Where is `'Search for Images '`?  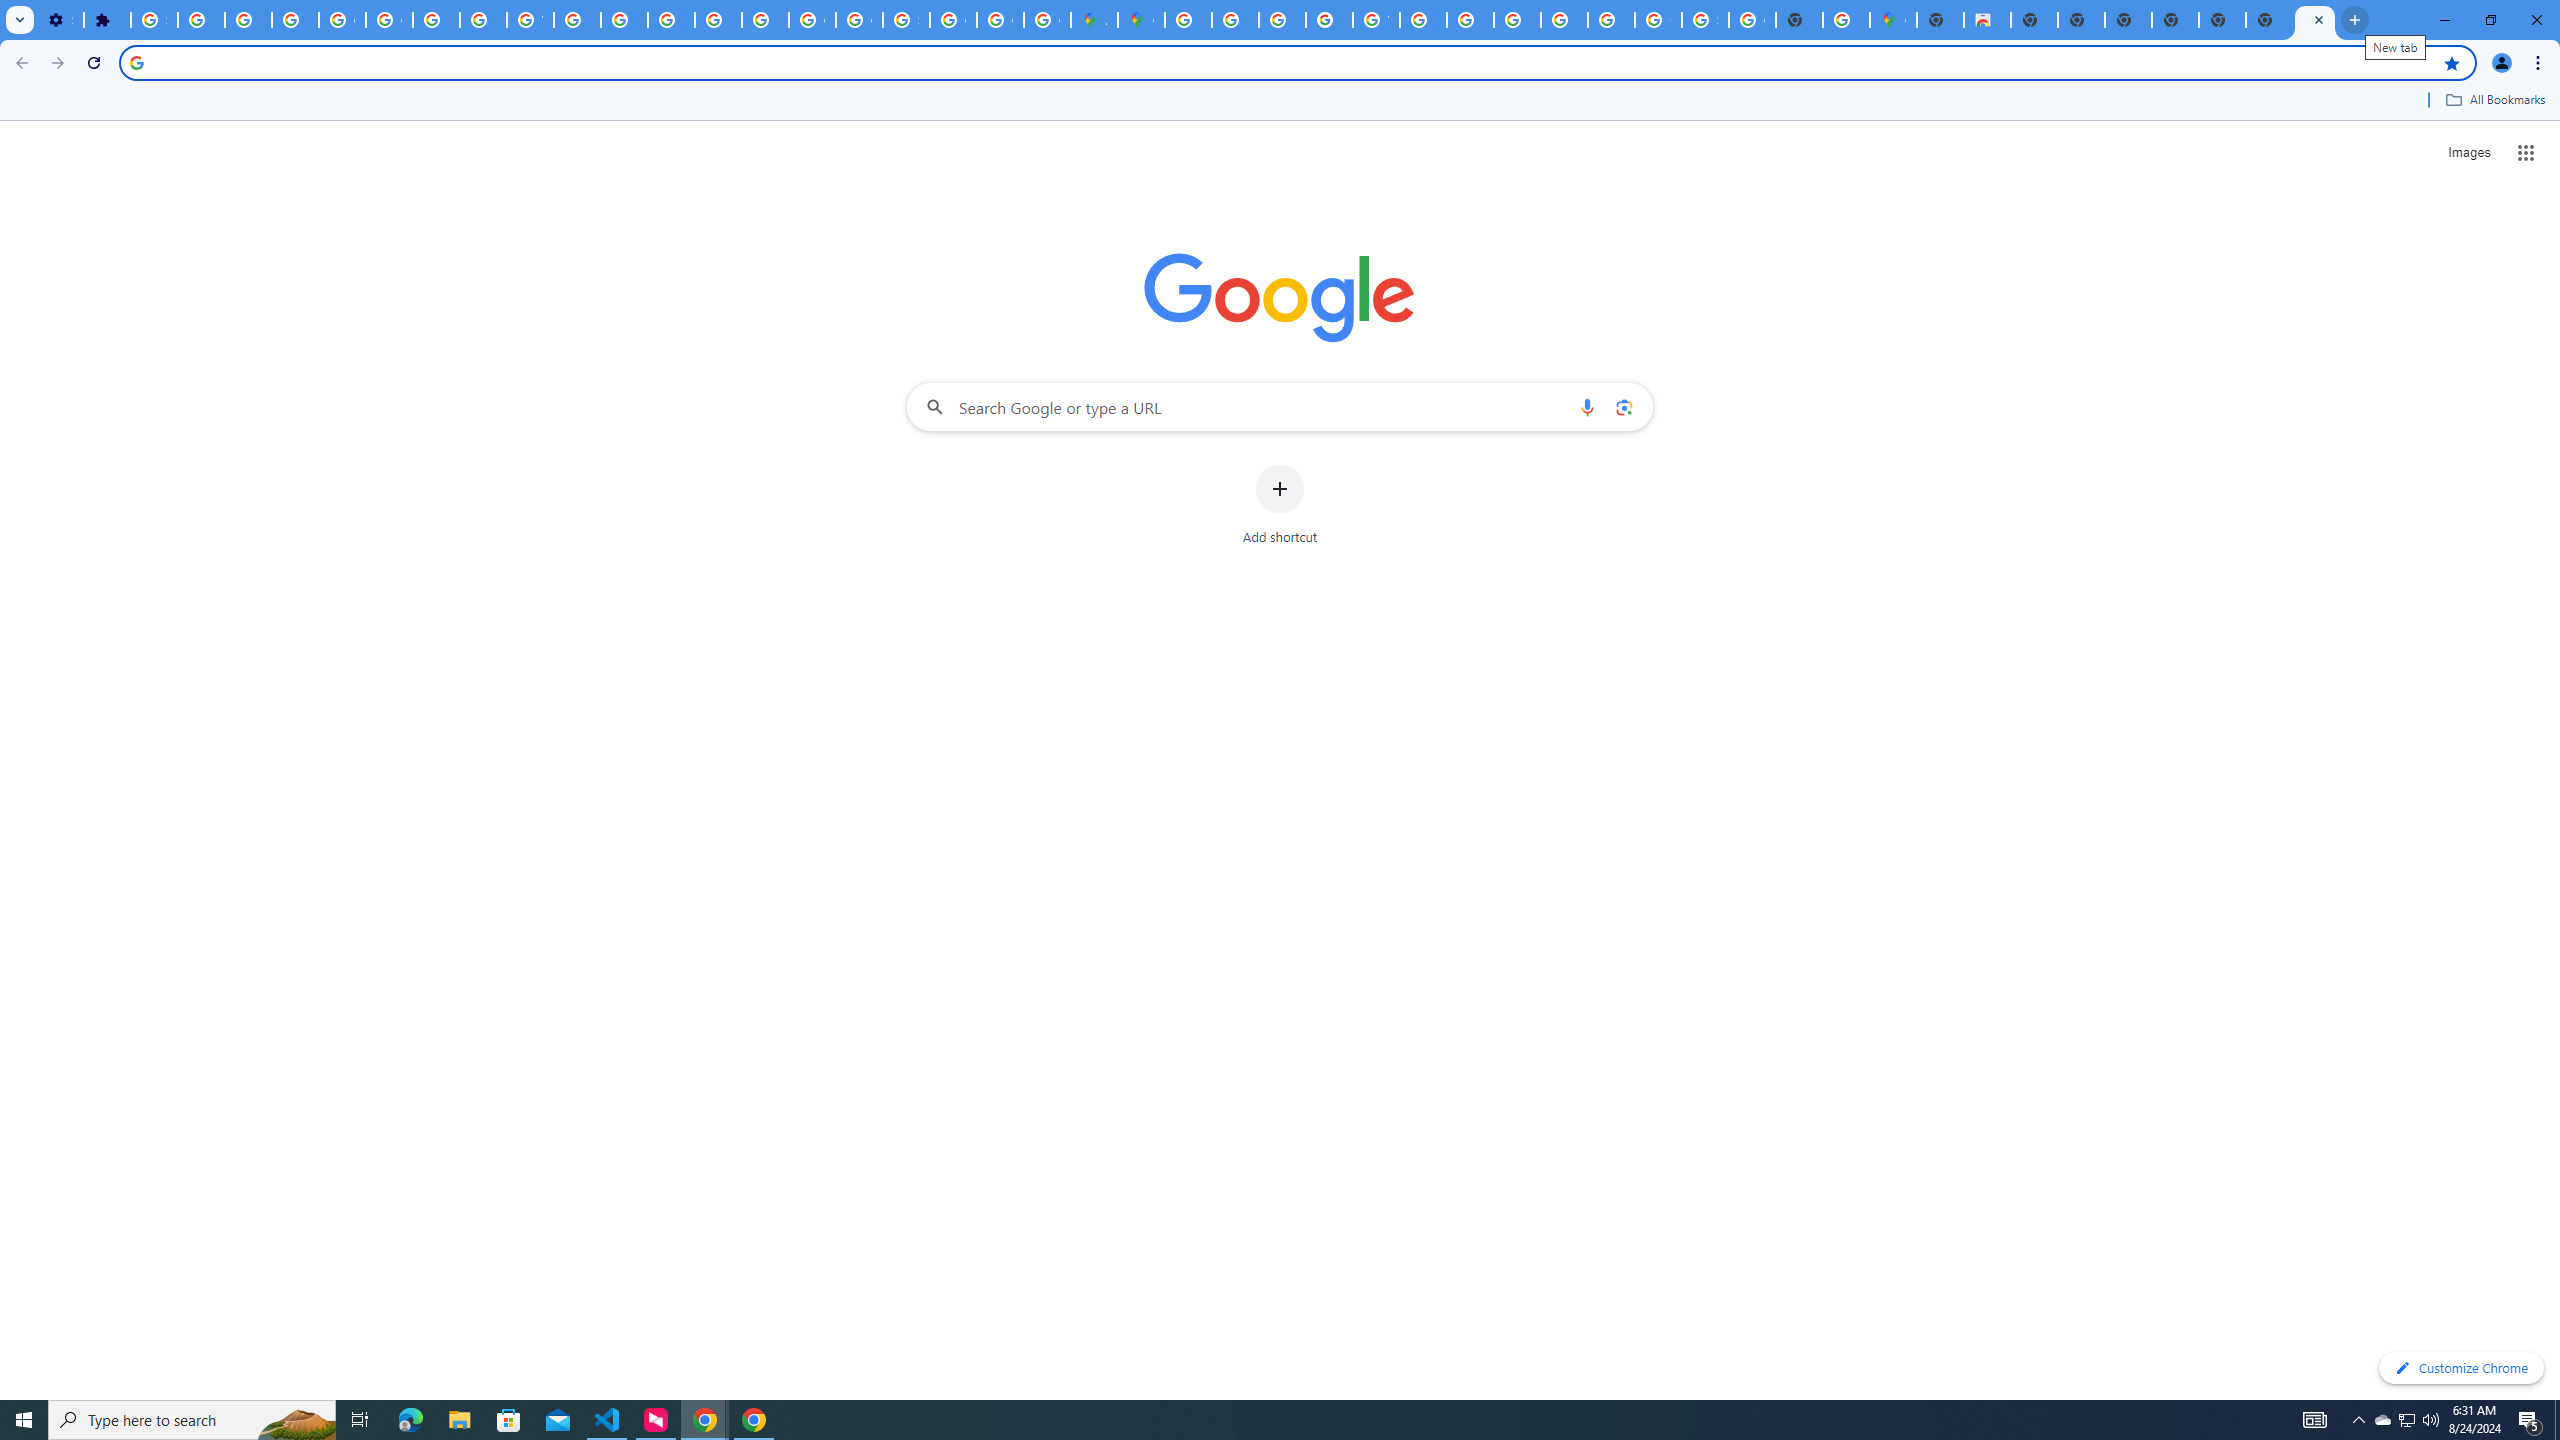
'Search for Images ' is located at coordinates (2469, 153).